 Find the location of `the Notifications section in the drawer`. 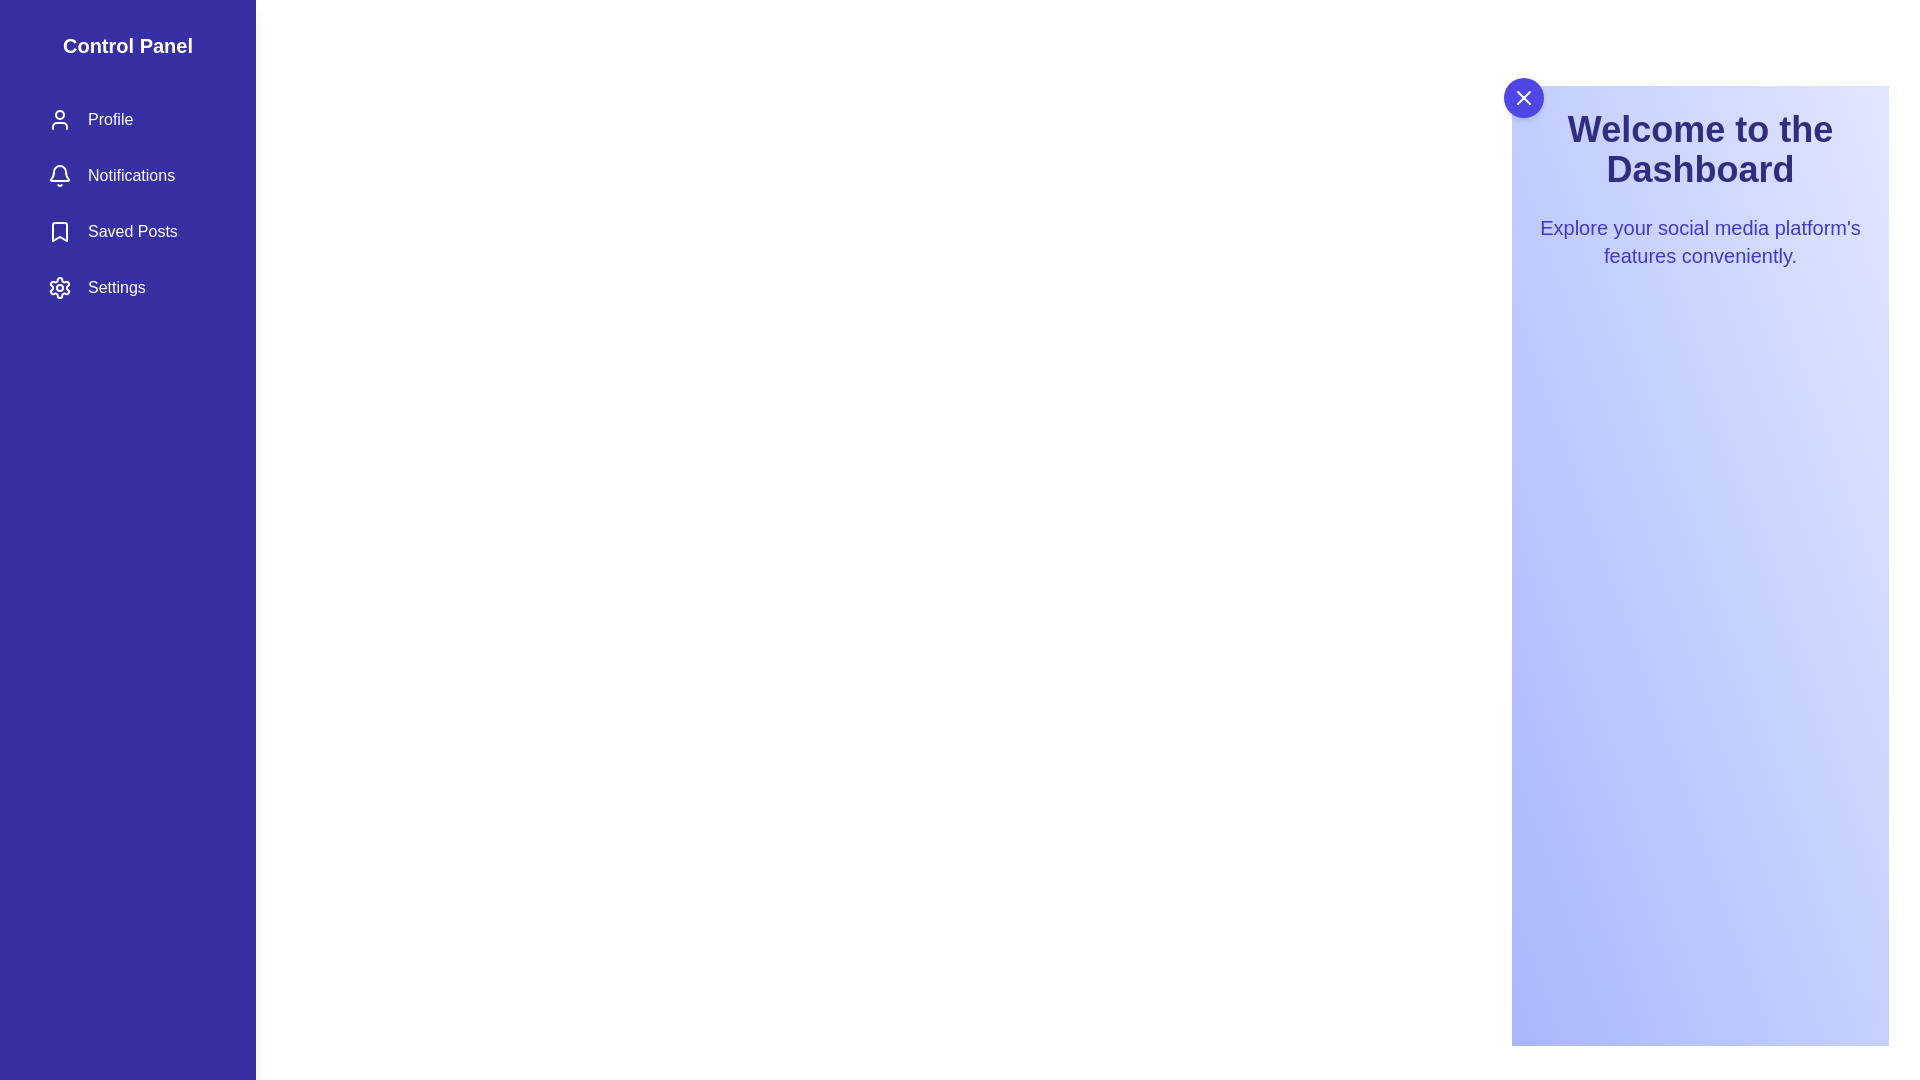

the Notifications section in the drawer is located at coordinates (127, 175).